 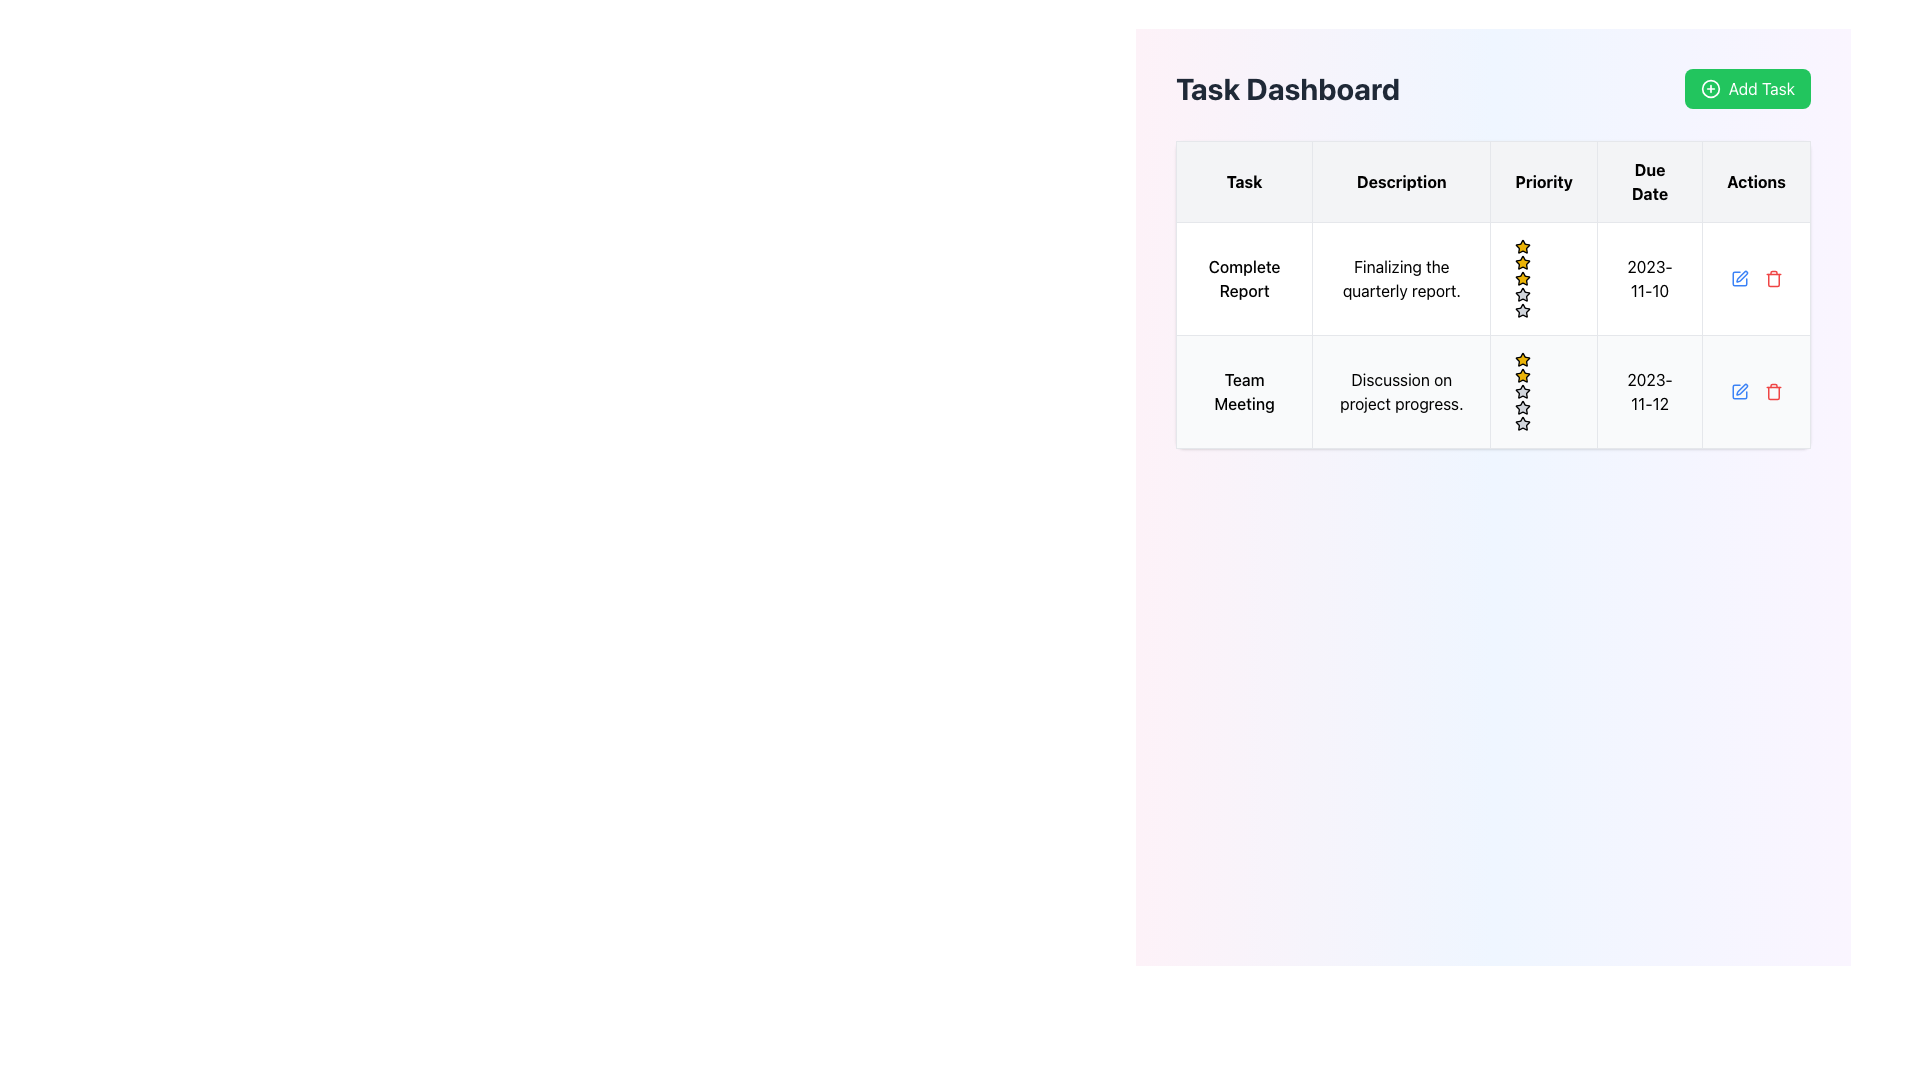 What do you see at coordinates (1493, 392) in the screenshot?
I see `the icons` at bounding box center [1493, 392].